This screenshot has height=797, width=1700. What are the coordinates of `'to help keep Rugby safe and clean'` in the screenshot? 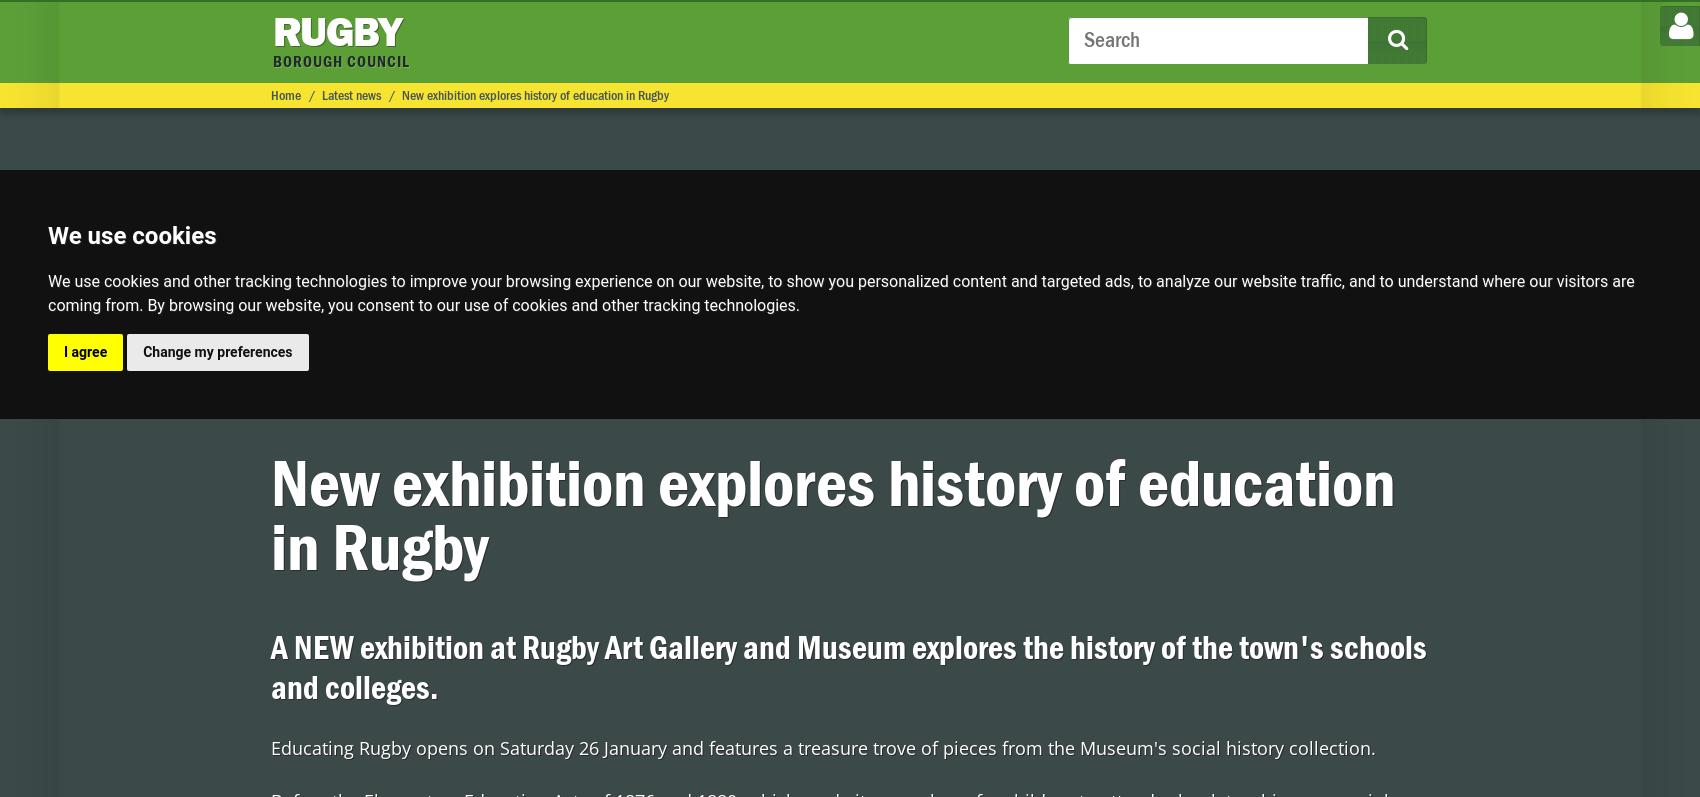 It's located at (1328, 24).